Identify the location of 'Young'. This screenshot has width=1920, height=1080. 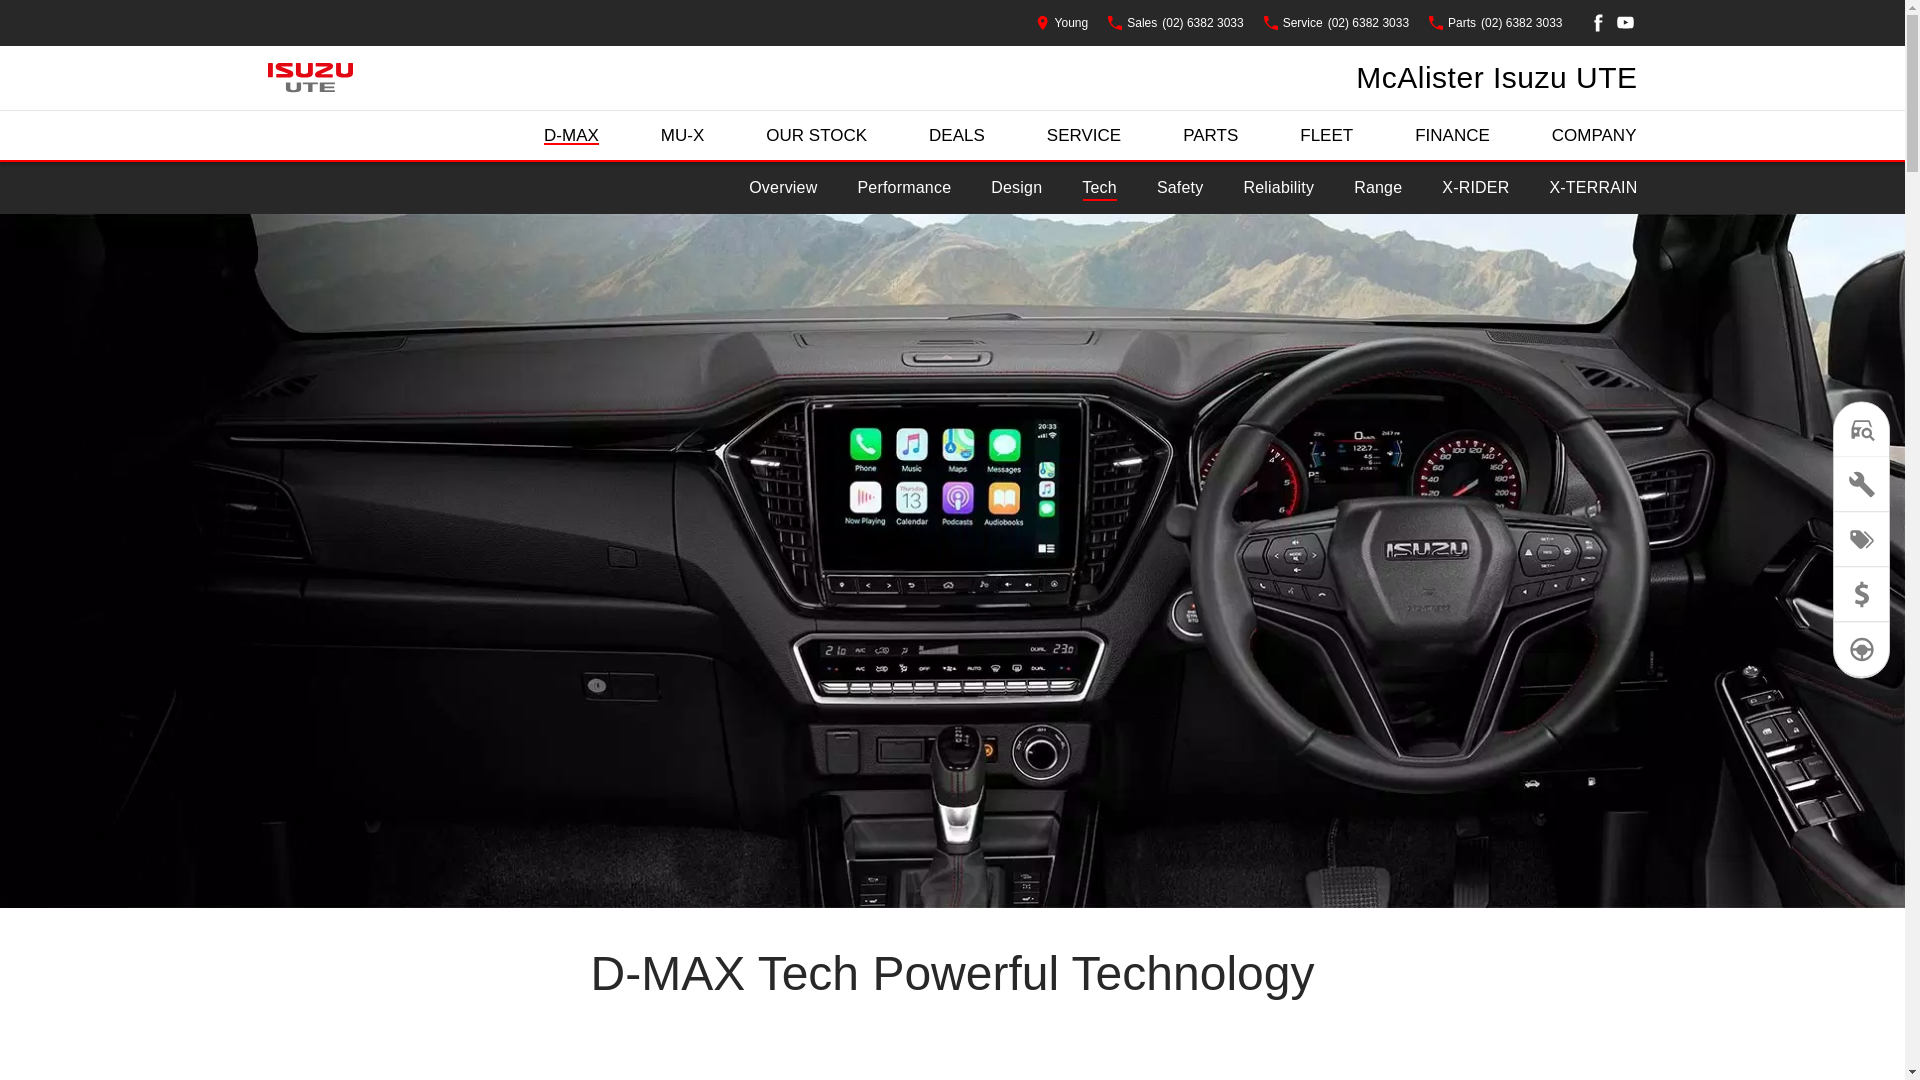
(1061, 22).